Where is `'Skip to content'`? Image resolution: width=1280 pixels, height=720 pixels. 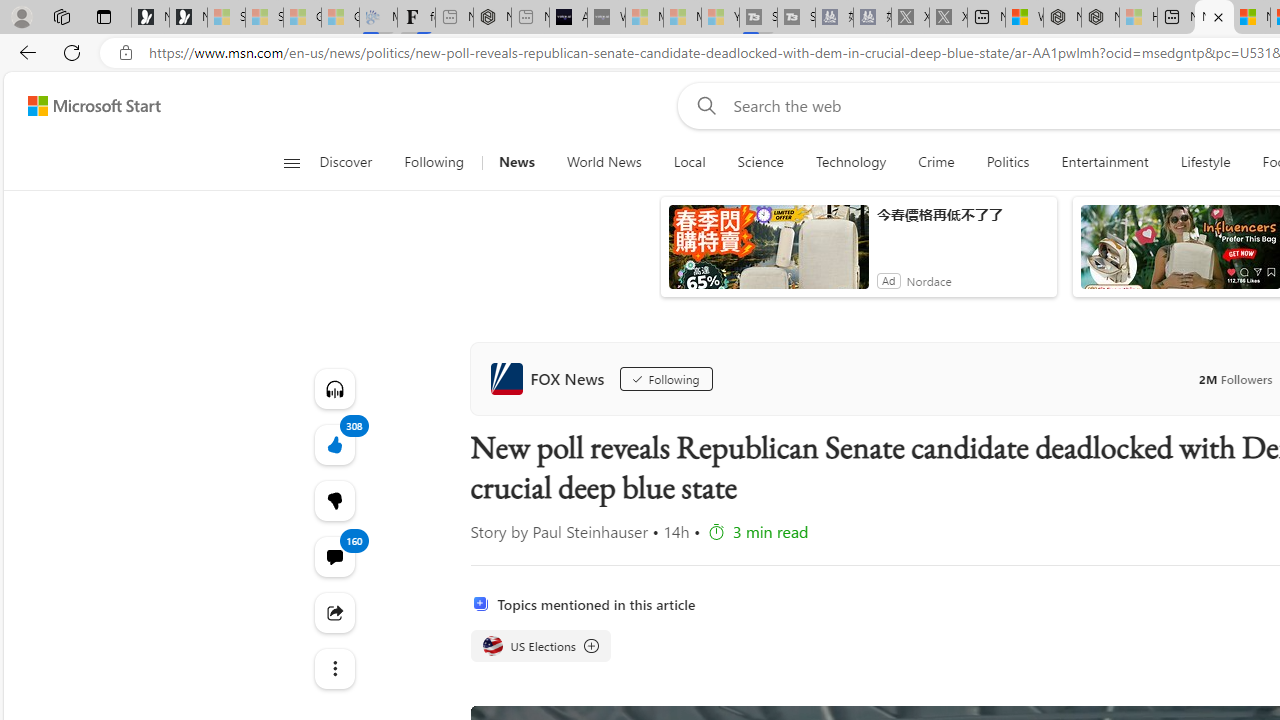
'Skip to content' is located at coordinates (86, 105).